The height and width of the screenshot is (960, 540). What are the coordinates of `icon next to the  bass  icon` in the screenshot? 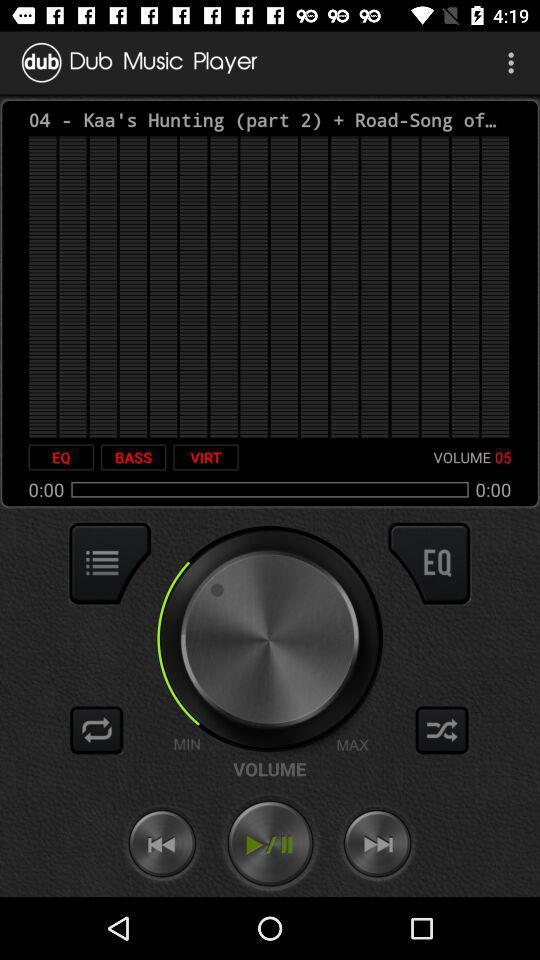 It's located at (205, 457).